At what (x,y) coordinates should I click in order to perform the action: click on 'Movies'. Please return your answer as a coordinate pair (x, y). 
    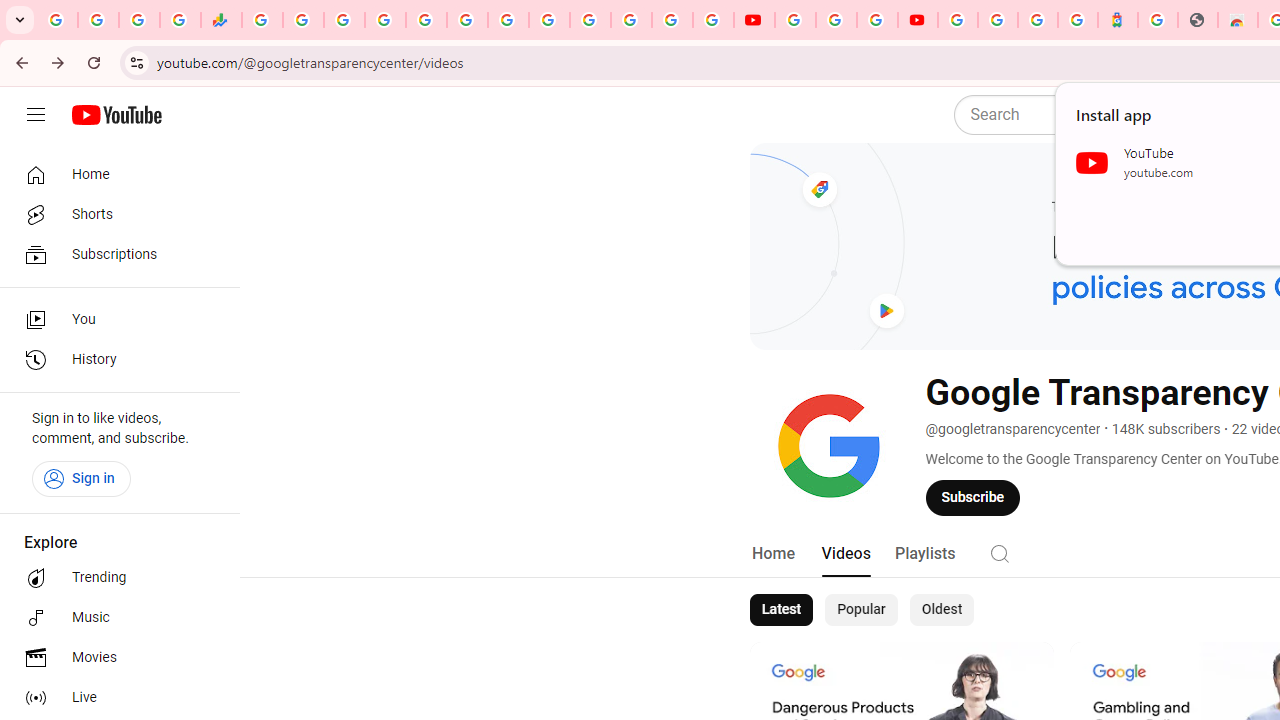
    Looking at the image, I should click on (112, 658).